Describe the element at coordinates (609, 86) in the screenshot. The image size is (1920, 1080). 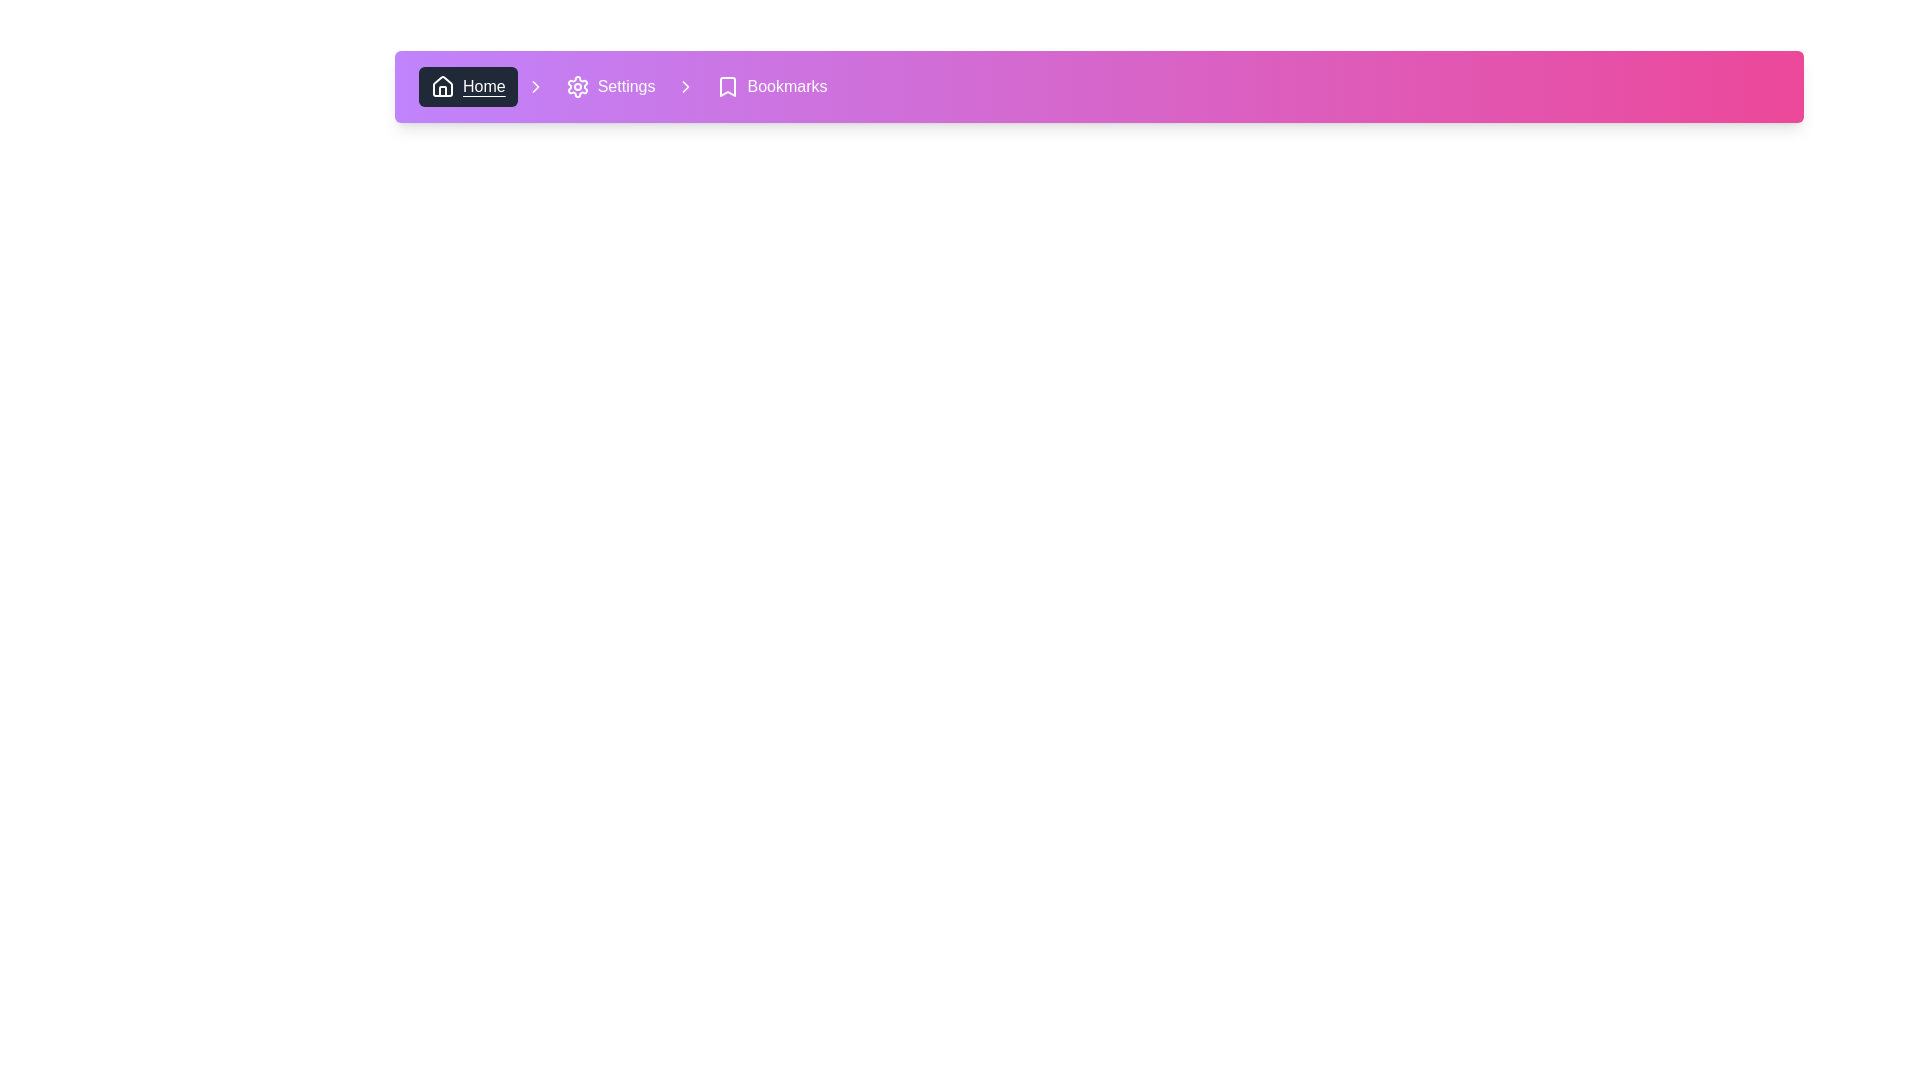
I see `the 'Settings' button located in the navigation bar, which is the second option to the right of the 'Home' button` at that location.